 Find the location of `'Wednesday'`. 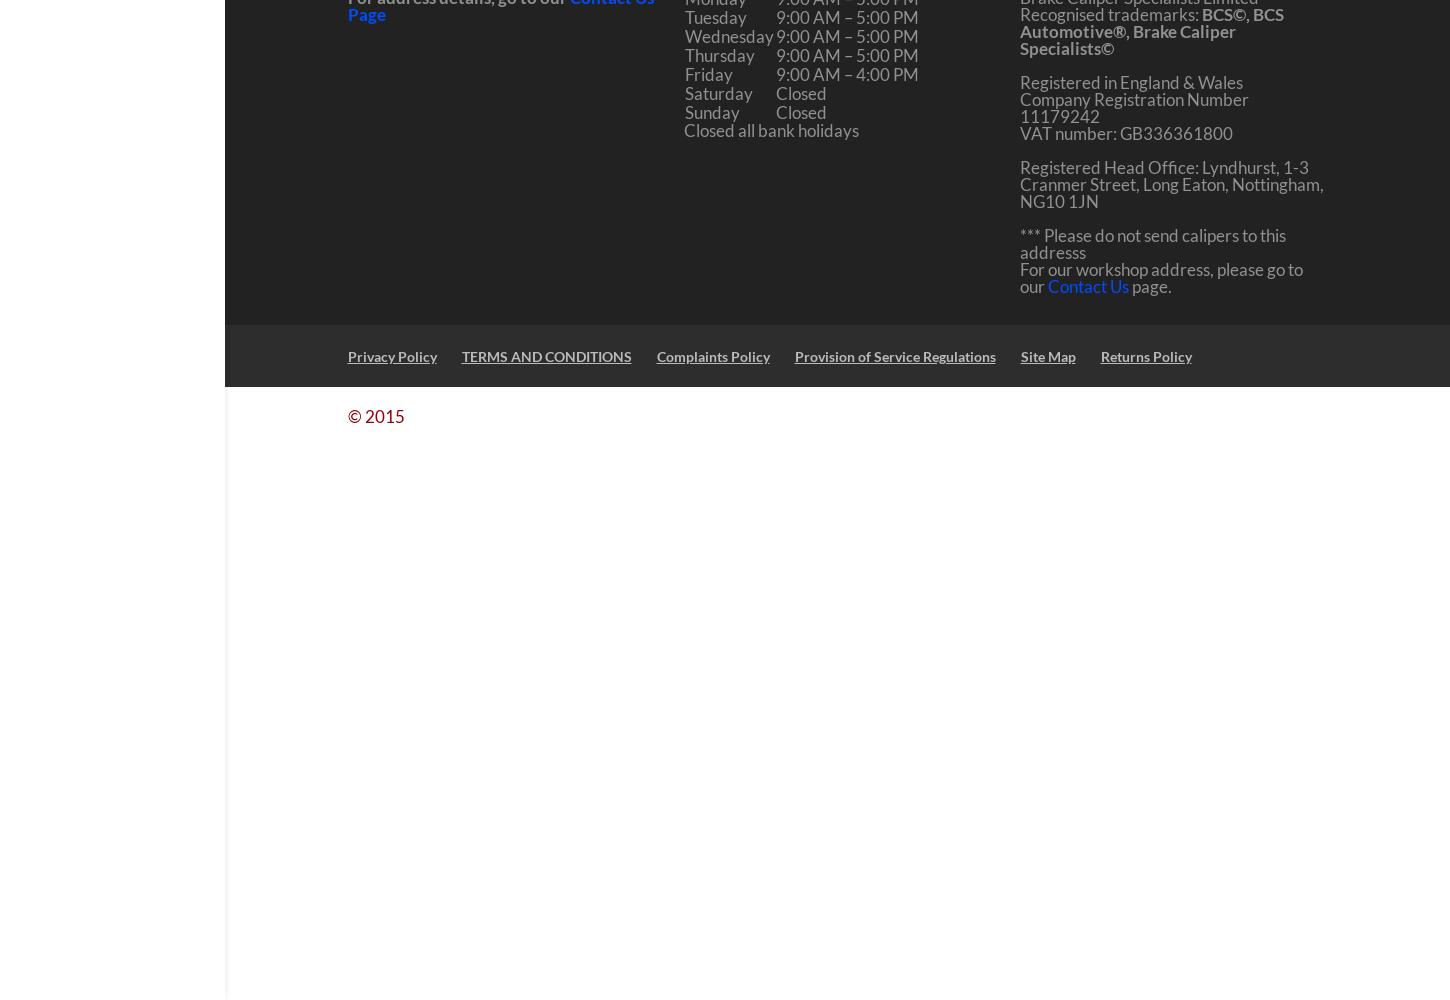

'Wednesday' is located at coordinates (682, 36).